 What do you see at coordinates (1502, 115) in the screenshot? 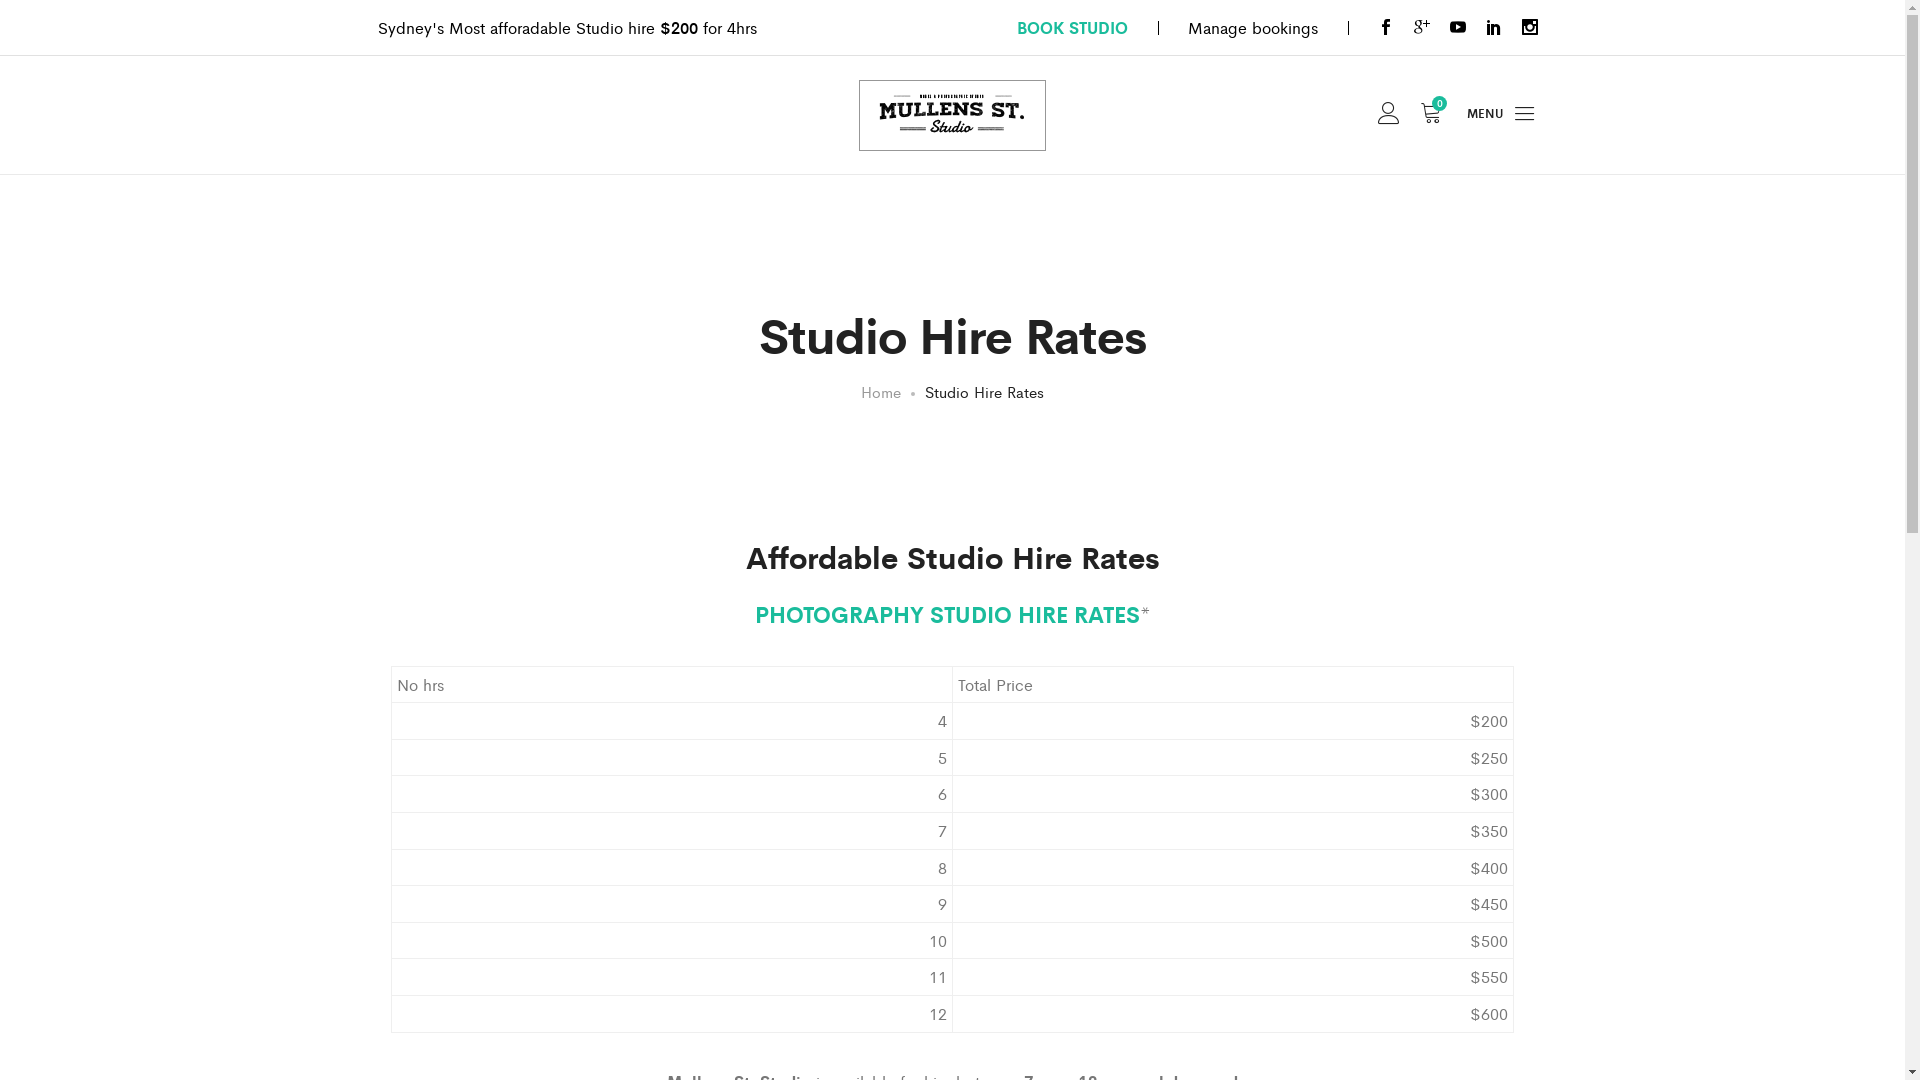
I see `'MENU'` at bounding box center [1502, 115].